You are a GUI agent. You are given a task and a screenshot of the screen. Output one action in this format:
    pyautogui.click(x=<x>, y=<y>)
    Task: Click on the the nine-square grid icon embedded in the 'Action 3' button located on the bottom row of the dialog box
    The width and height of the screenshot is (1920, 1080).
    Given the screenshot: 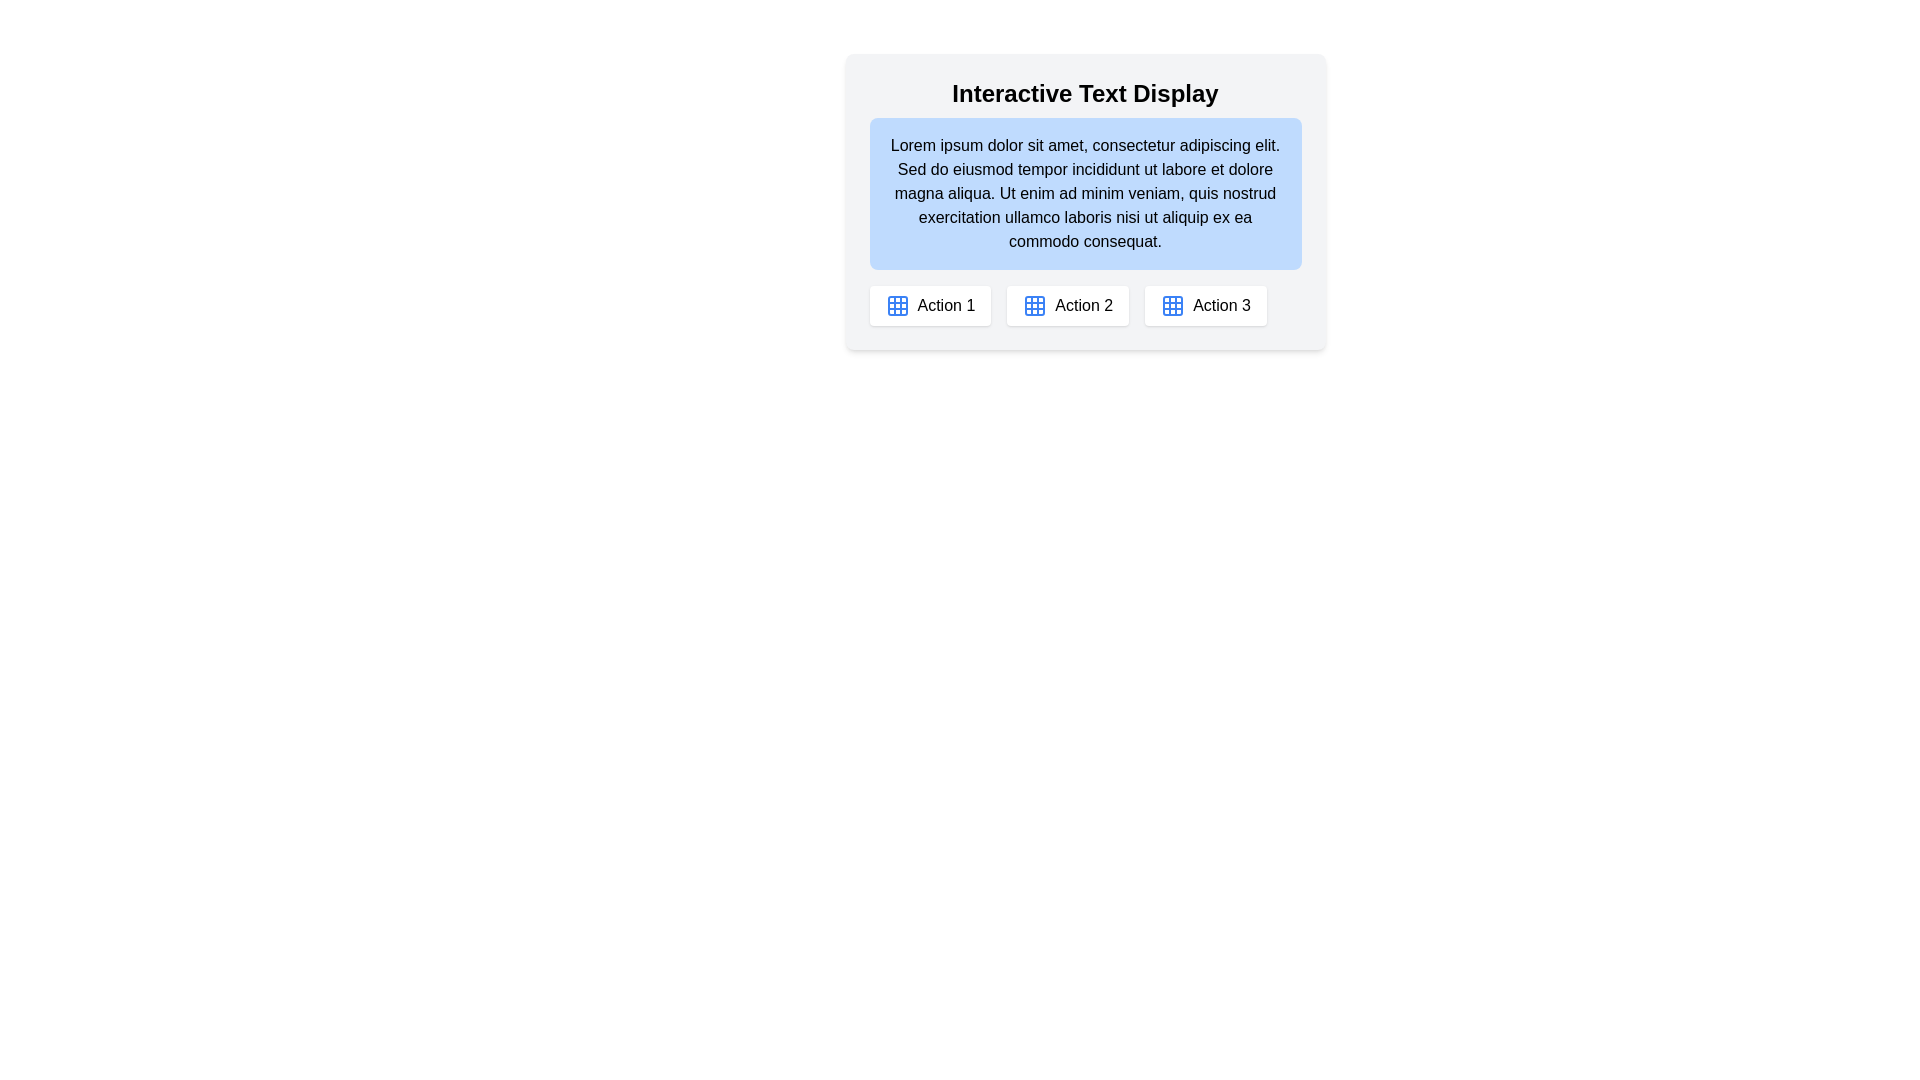 What is the action you would take?
    pyautogui.click(x=1173, y=305)
    